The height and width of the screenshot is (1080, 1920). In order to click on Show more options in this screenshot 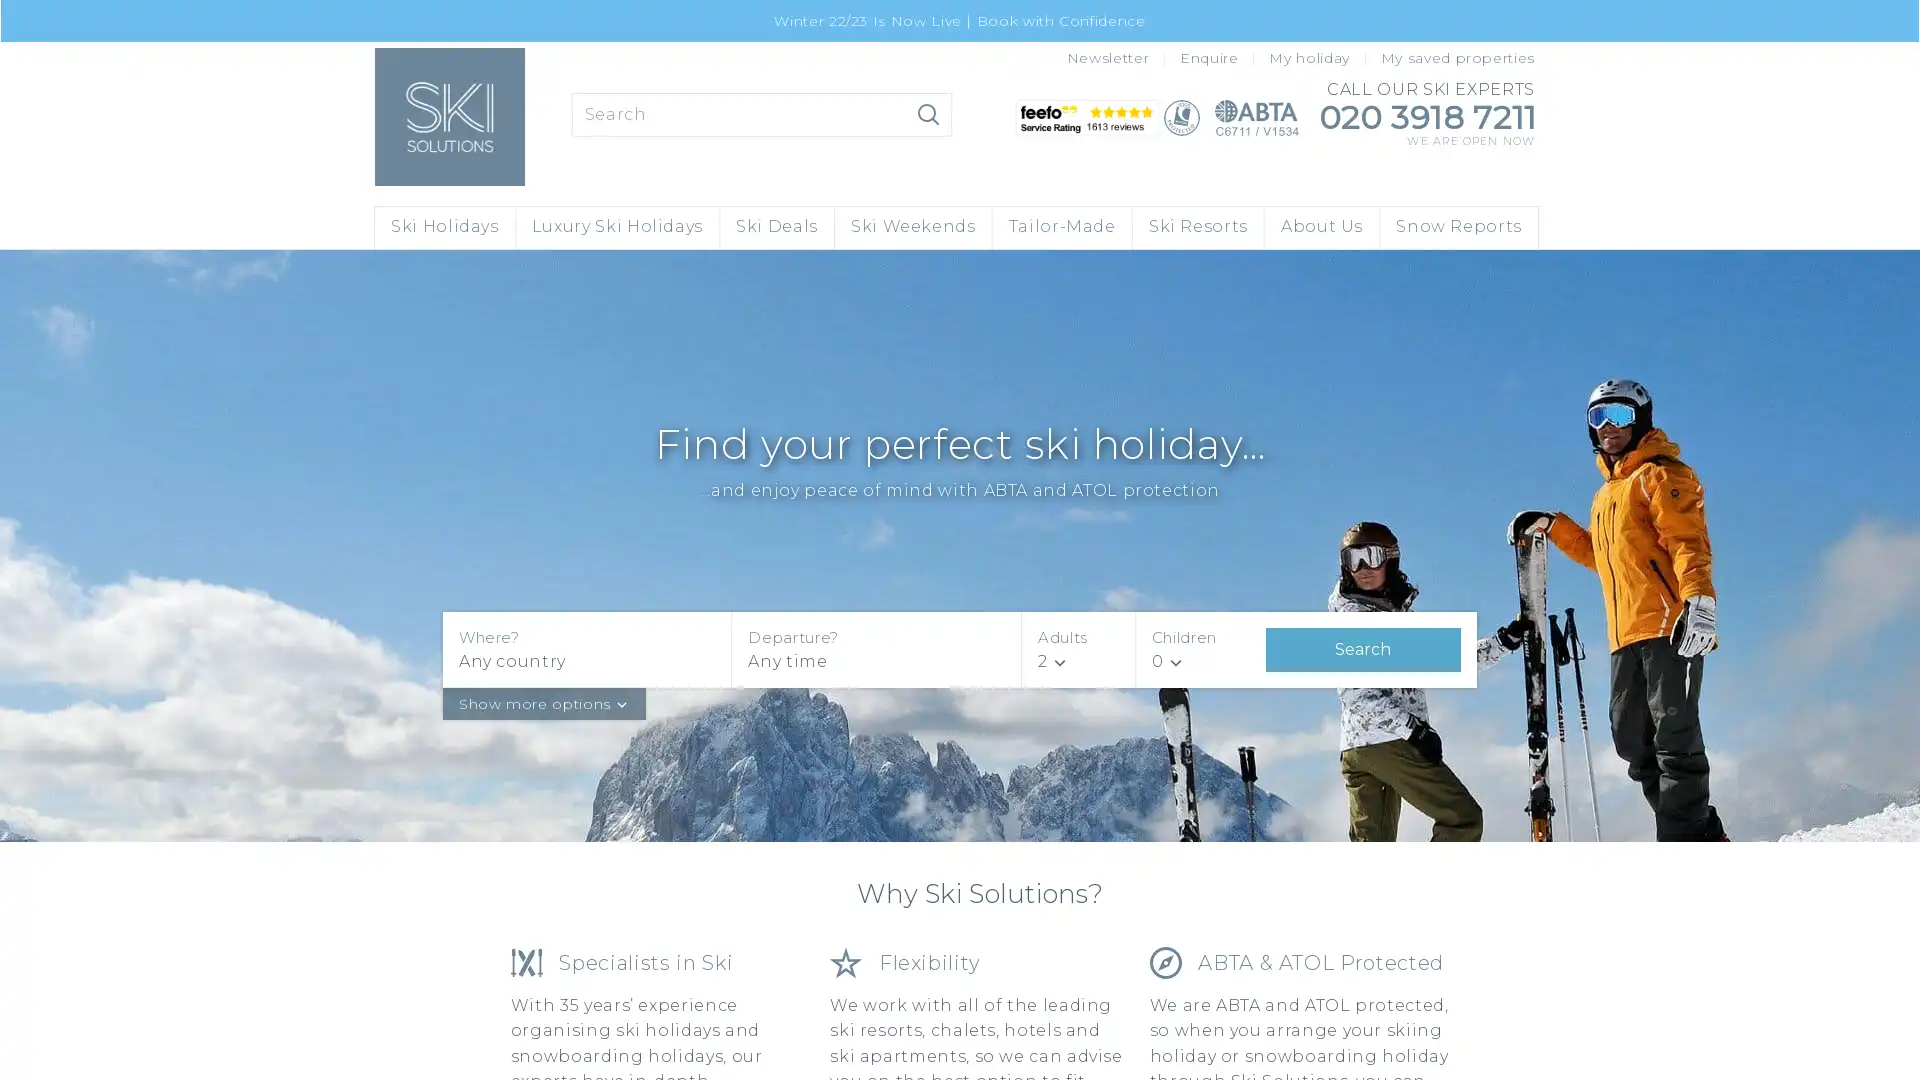, I will do `click(543, 701)`.